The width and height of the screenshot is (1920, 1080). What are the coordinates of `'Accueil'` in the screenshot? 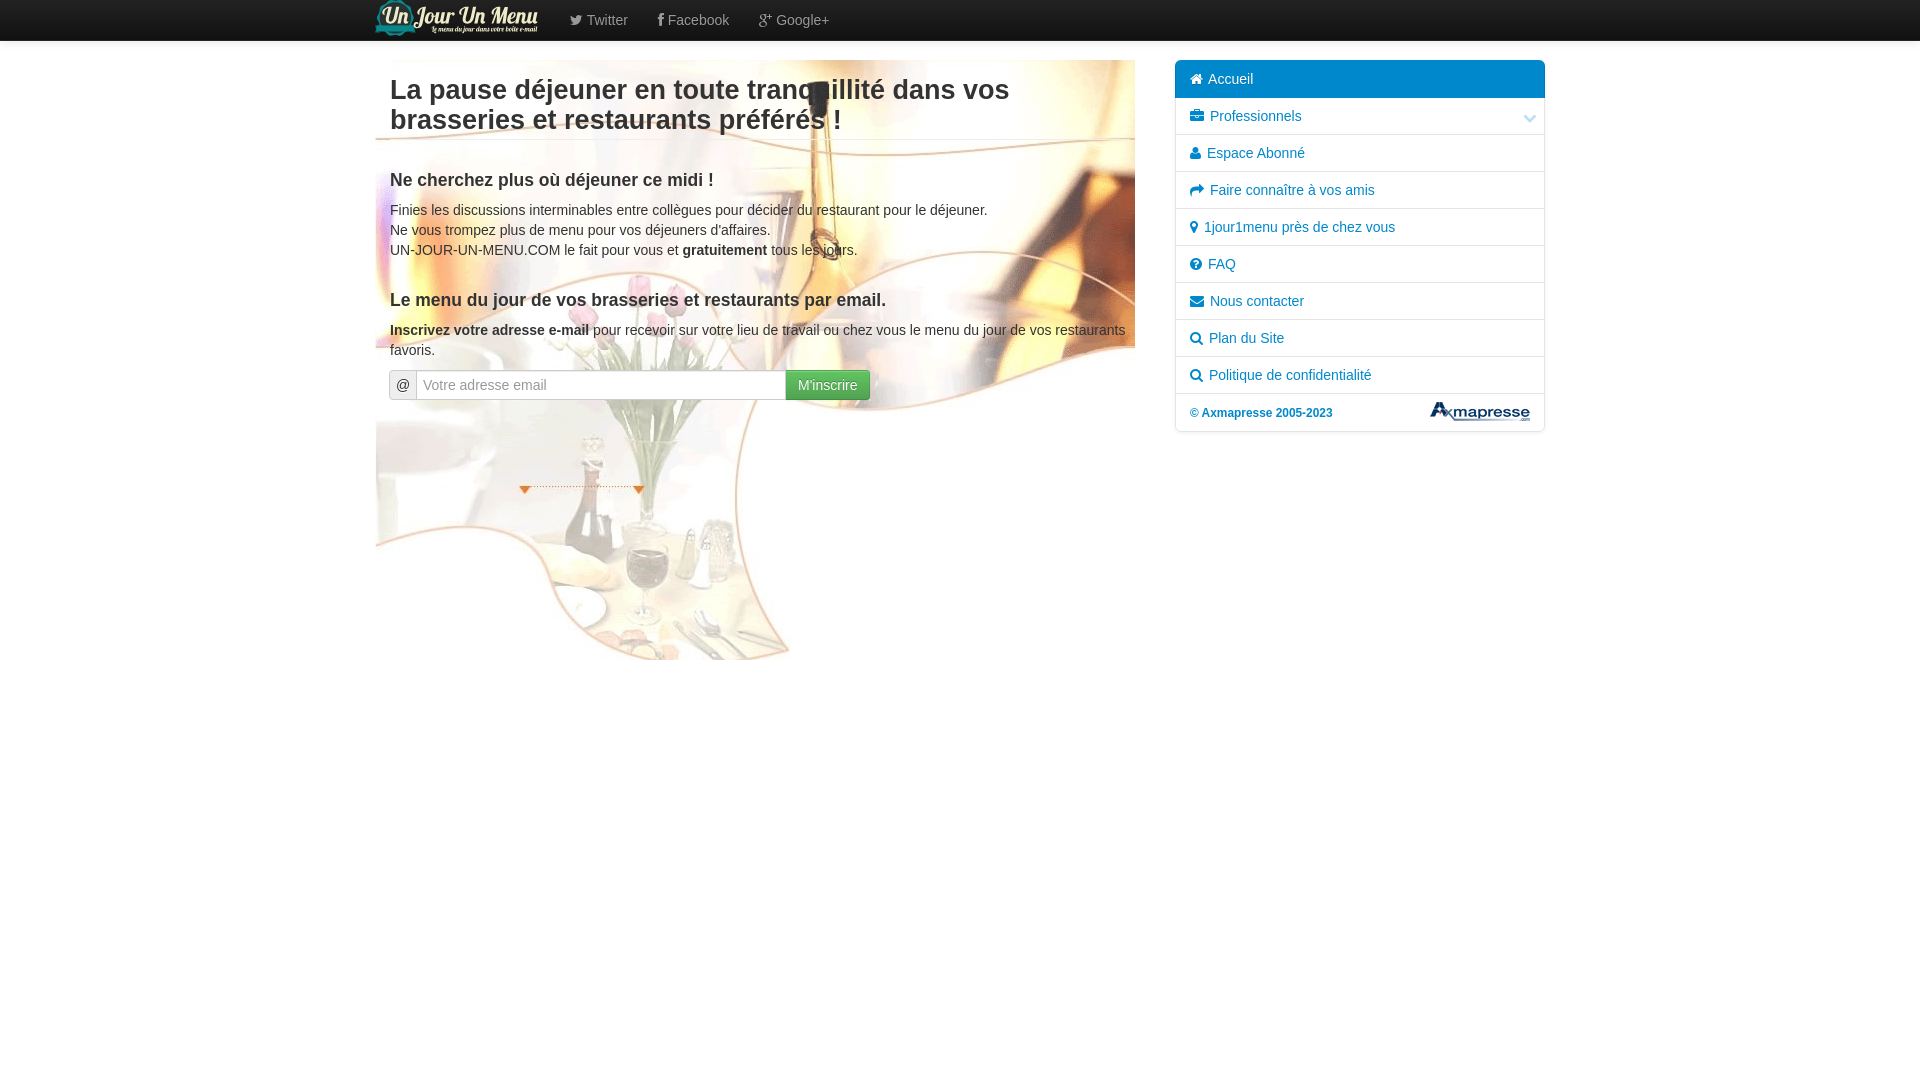 It's located at (1359, 77).